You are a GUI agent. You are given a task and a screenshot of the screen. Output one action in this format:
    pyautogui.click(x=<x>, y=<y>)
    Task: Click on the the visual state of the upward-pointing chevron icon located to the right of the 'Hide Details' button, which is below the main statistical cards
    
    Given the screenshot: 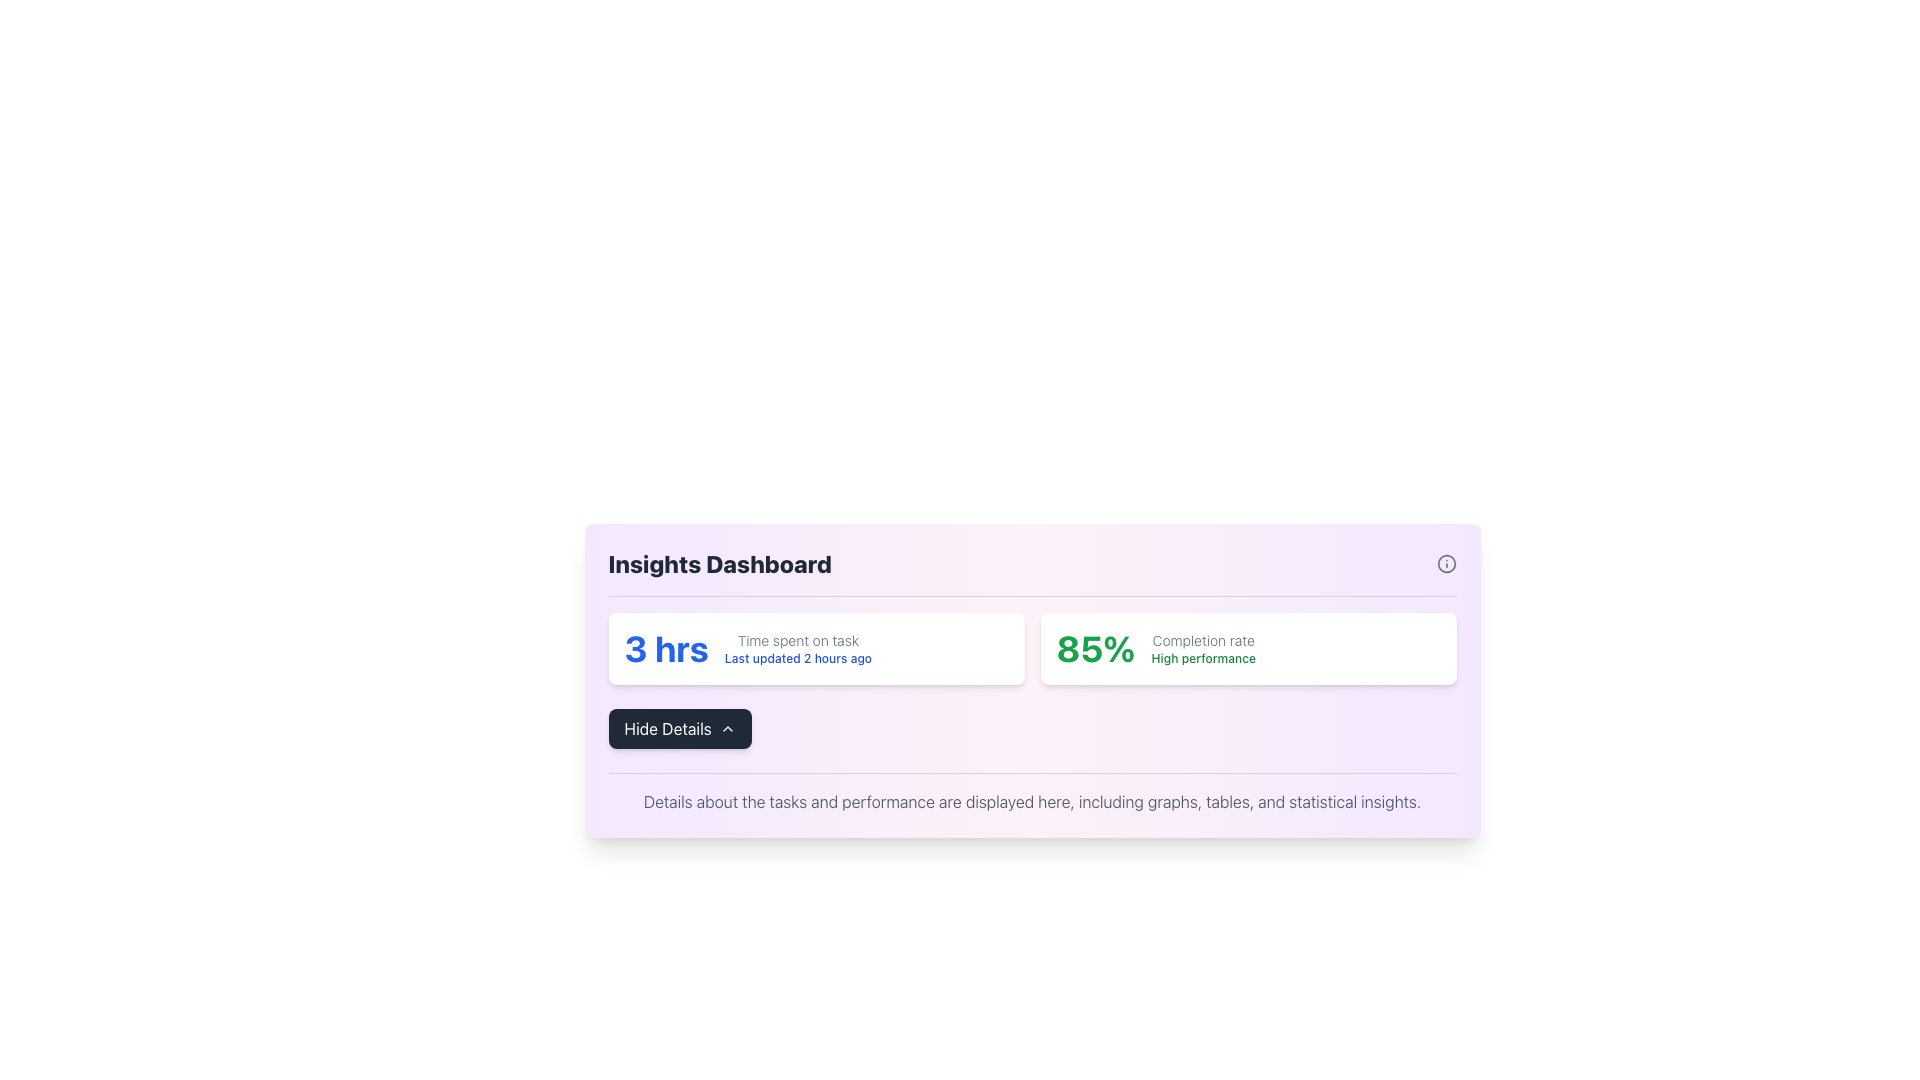 What is the action you would take?
    pyautogui.click(x=726, y=729)
    